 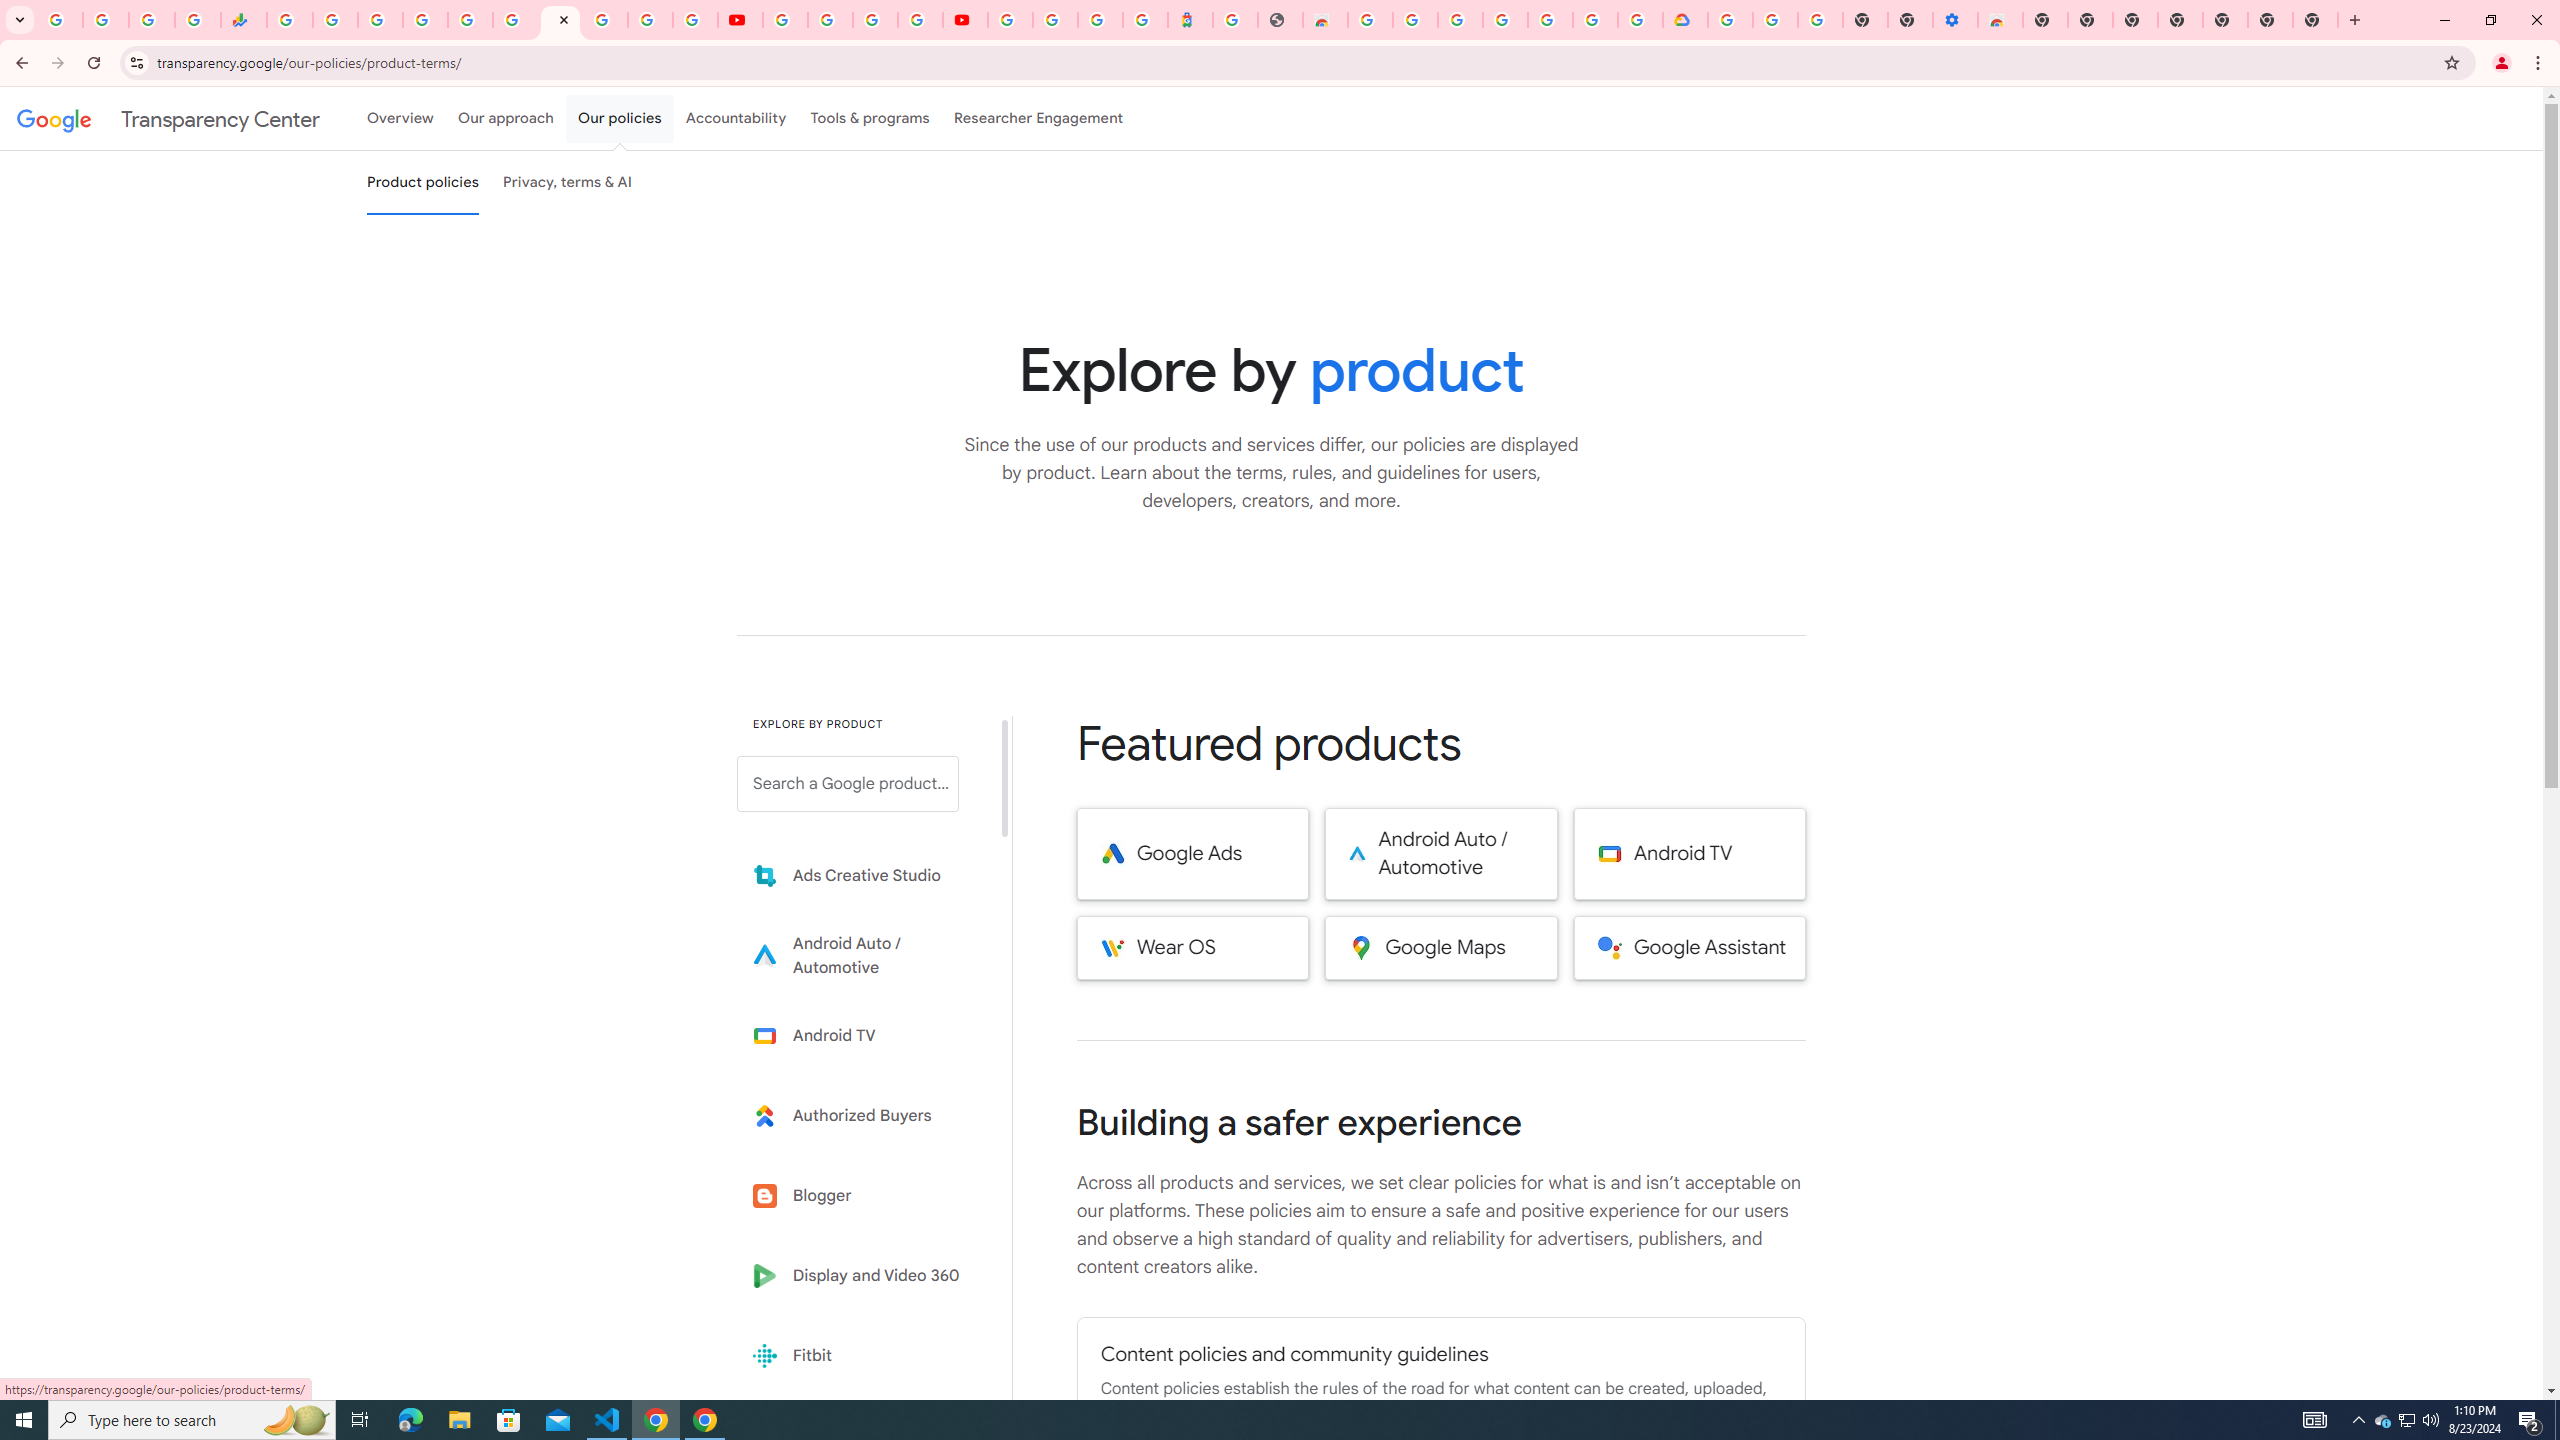 I want to click on 'YouTube', so click(x=784, y=19).